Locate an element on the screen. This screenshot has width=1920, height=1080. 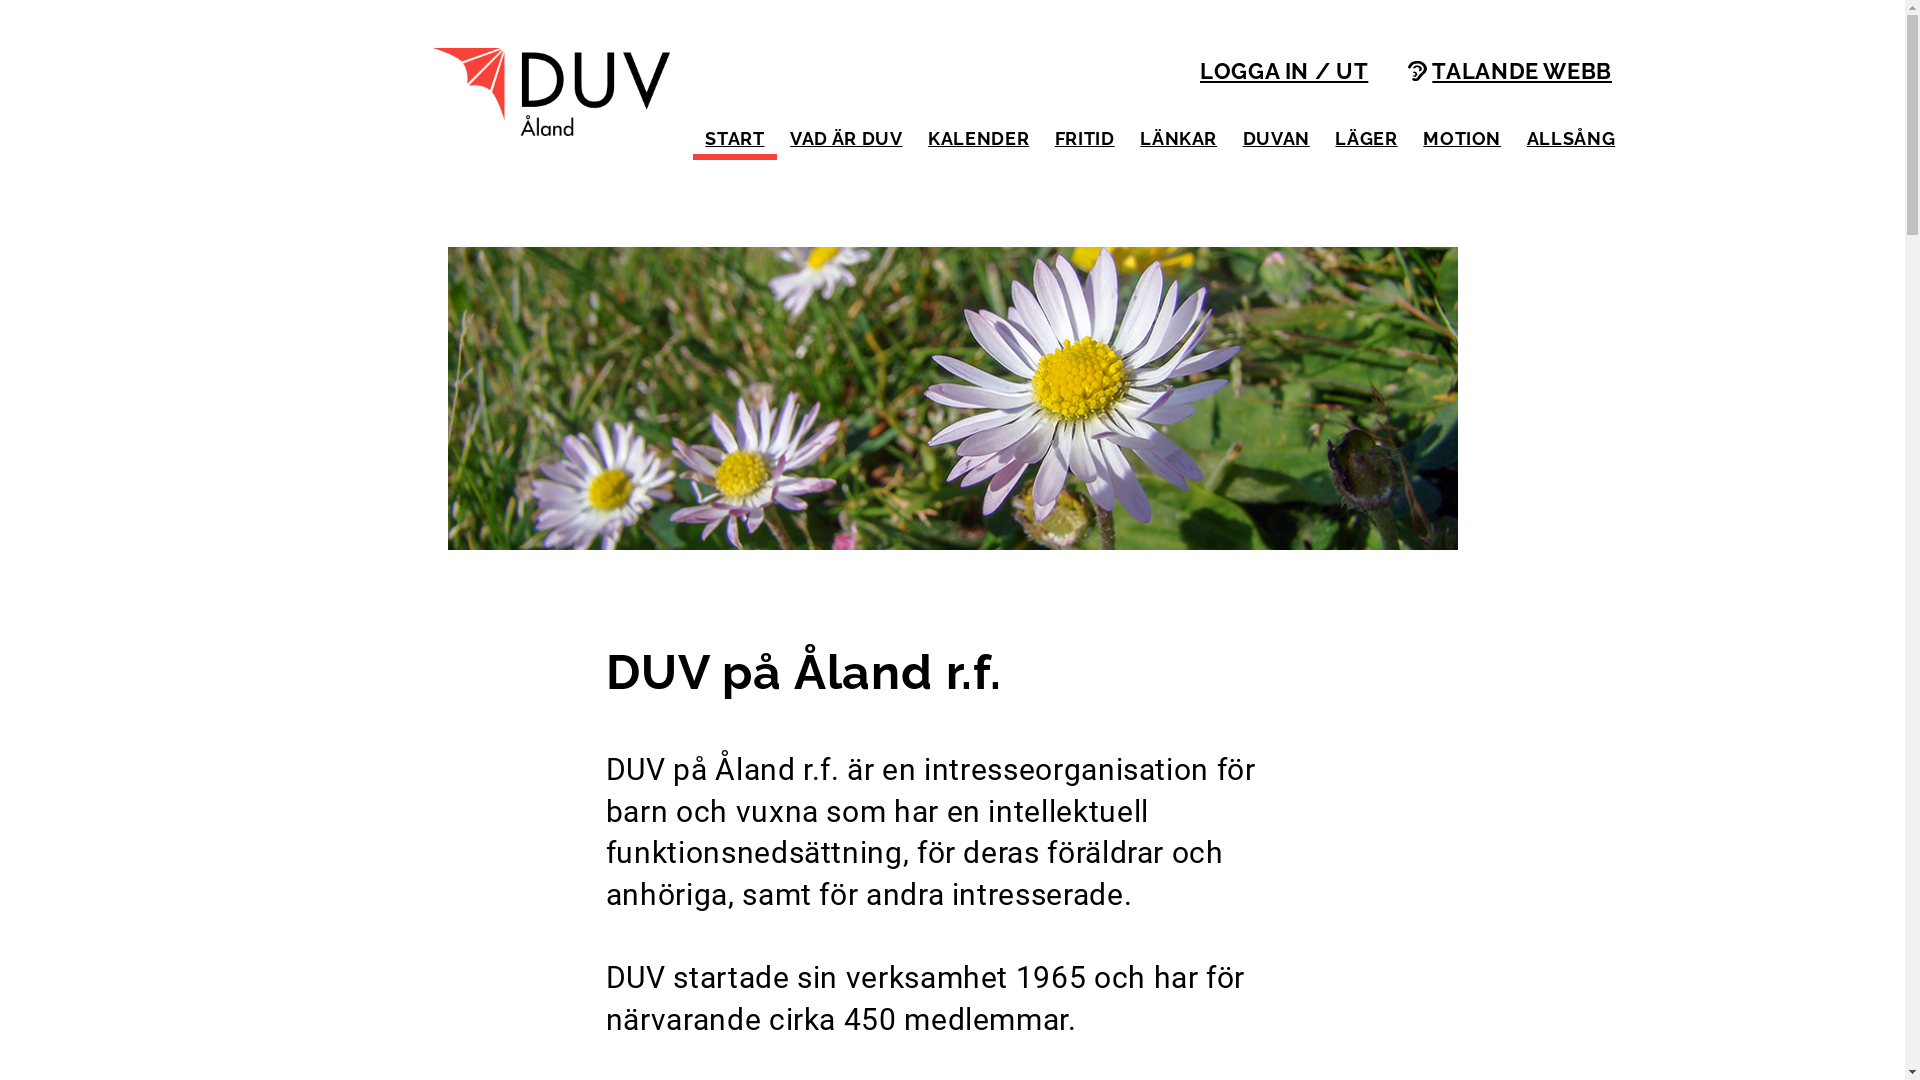
'LOGGA IN / UT' is located at coordinates (1283, 73).